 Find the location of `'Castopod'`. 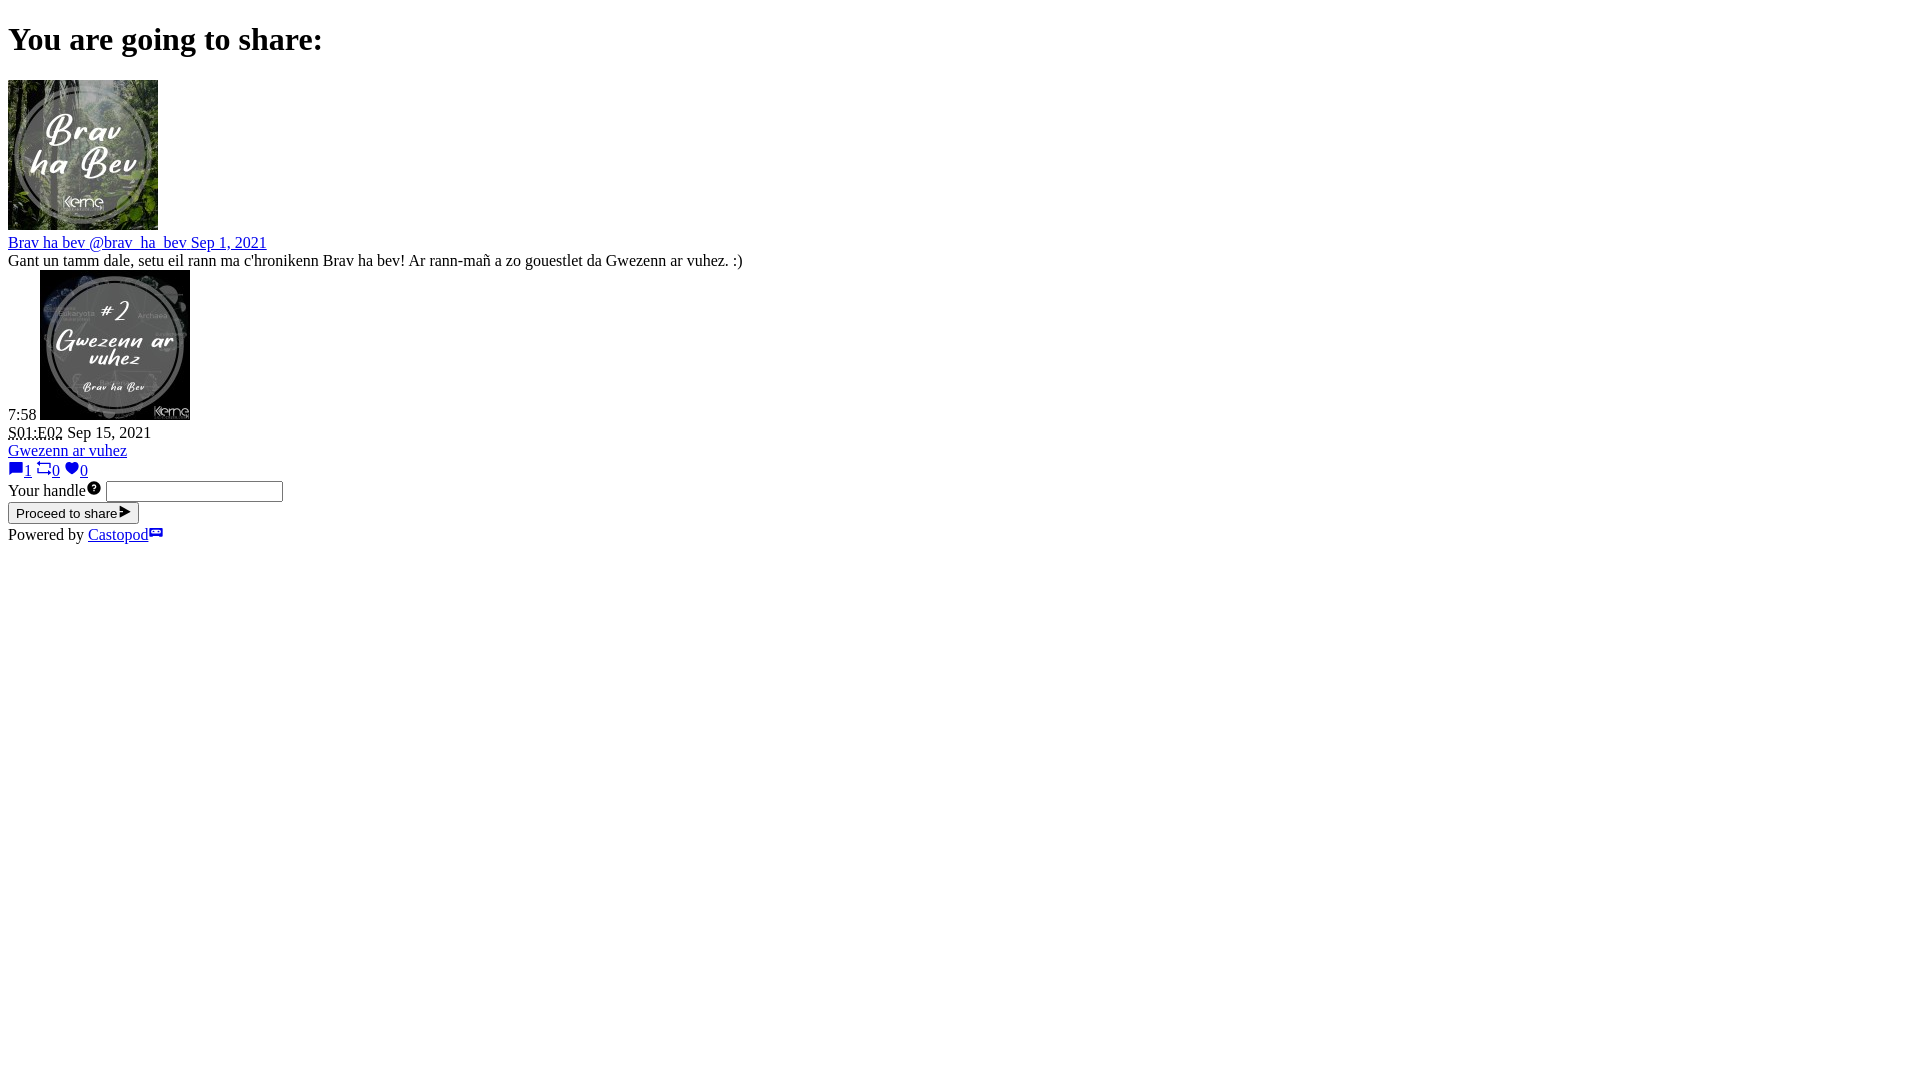

'Castopod' is located at coordinates (124, 533).